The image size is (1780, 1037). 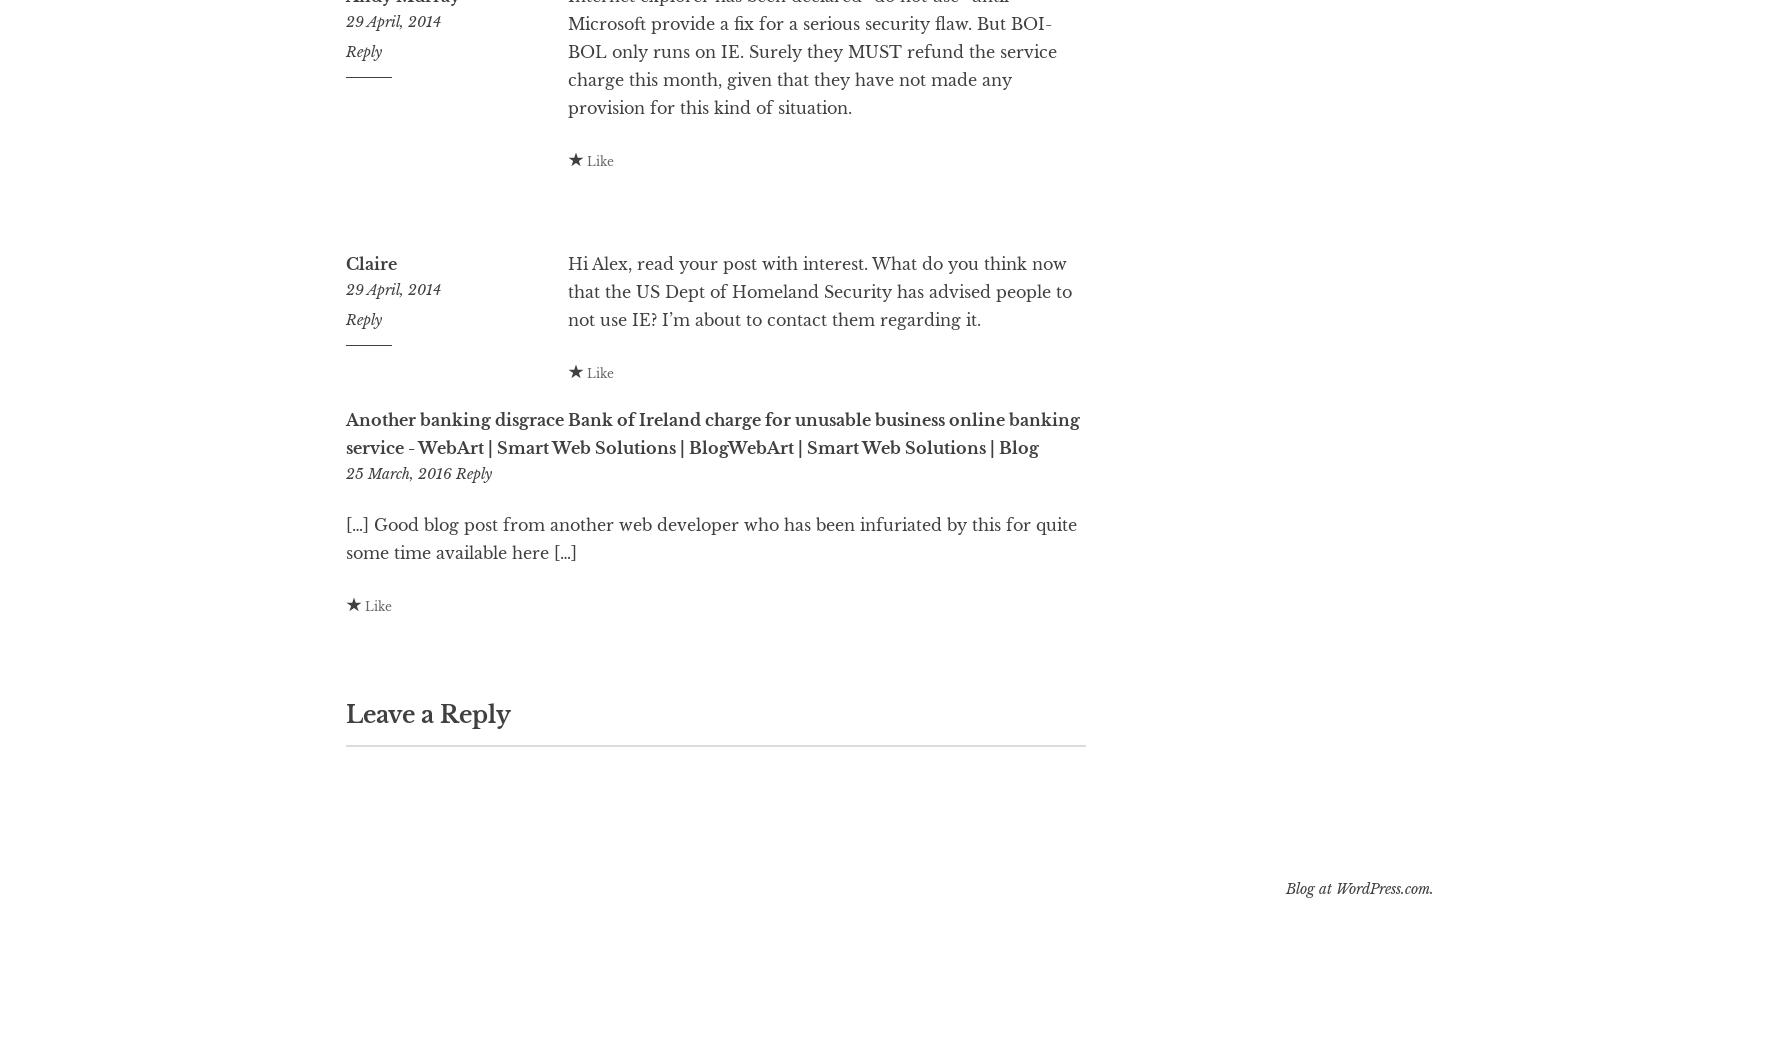 I want to click on 'Blog at WordPress.com.', so click(x=1359, y=968).